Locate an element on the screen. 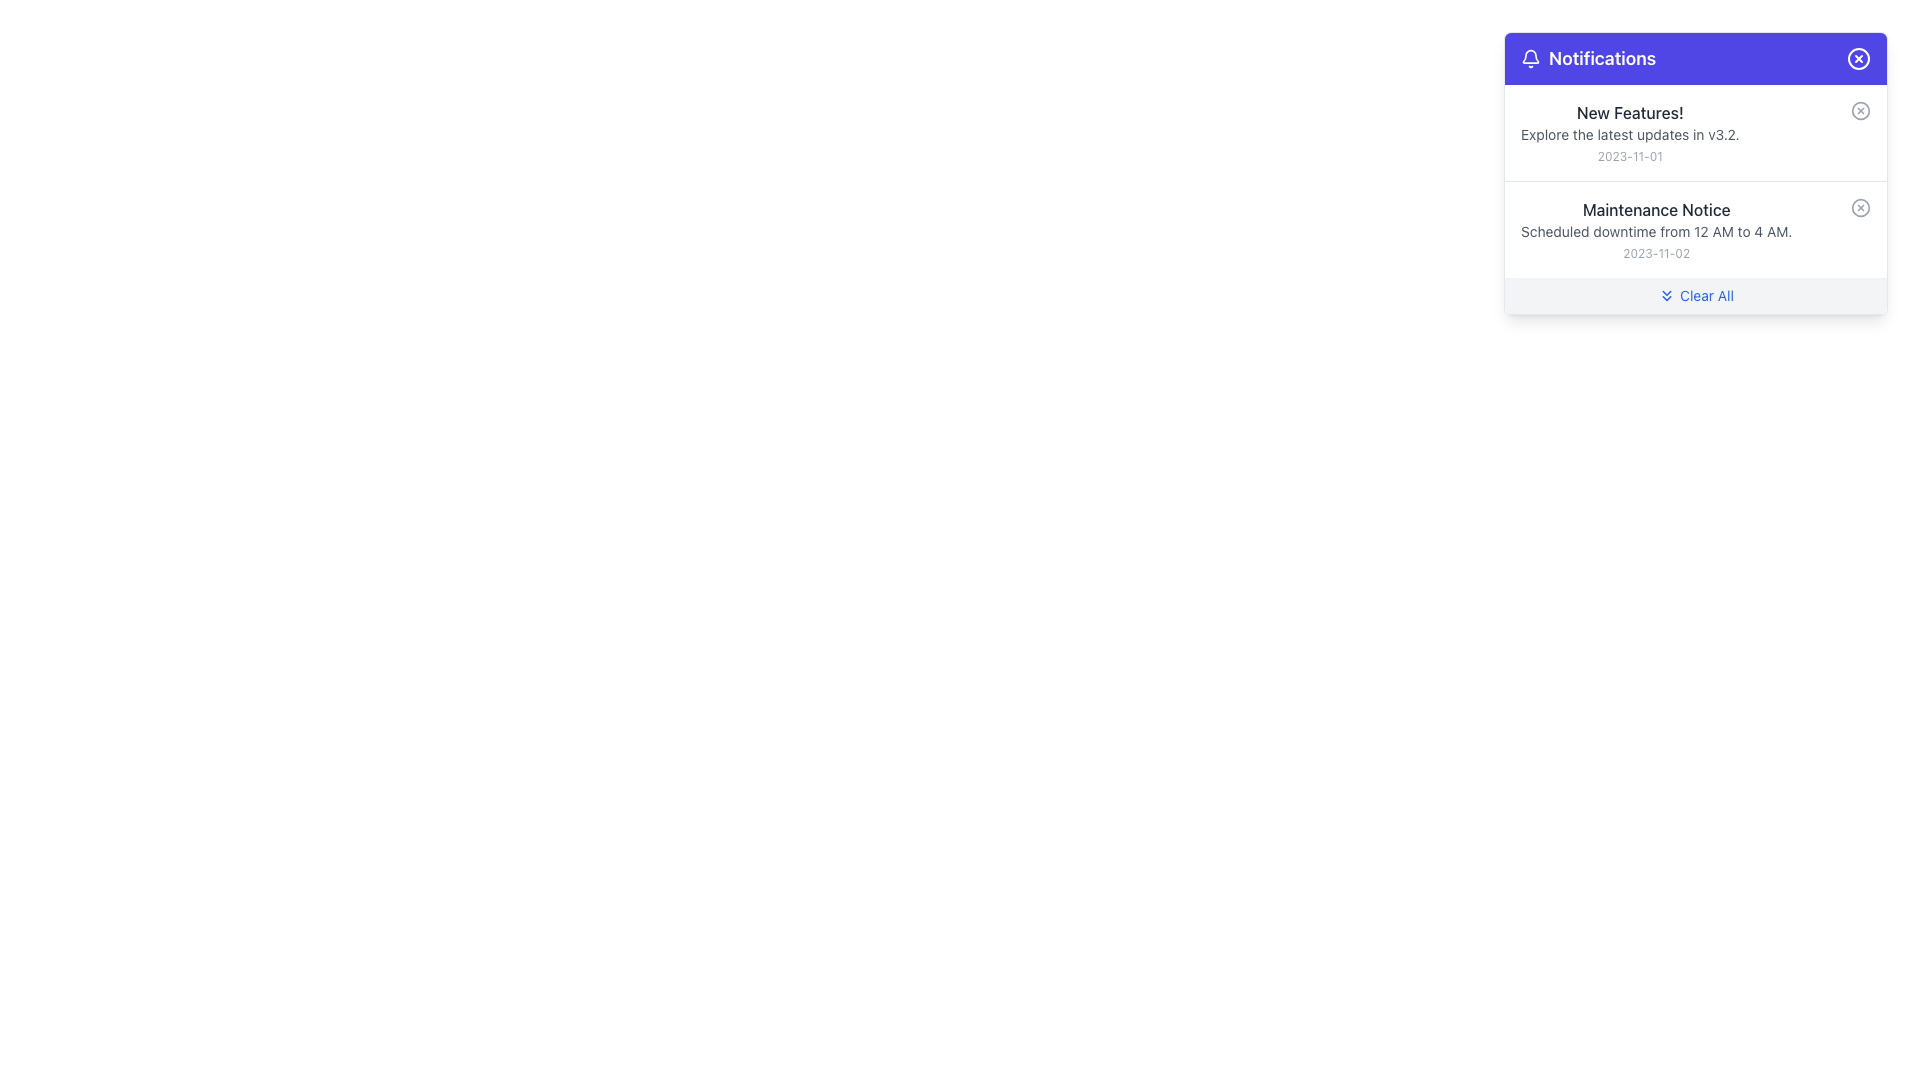  the Text Block that contains the header 'New Features!', the description 'Explore the latest updates in v3.2.', and the timestamp is located at coordinates (1630, 132).